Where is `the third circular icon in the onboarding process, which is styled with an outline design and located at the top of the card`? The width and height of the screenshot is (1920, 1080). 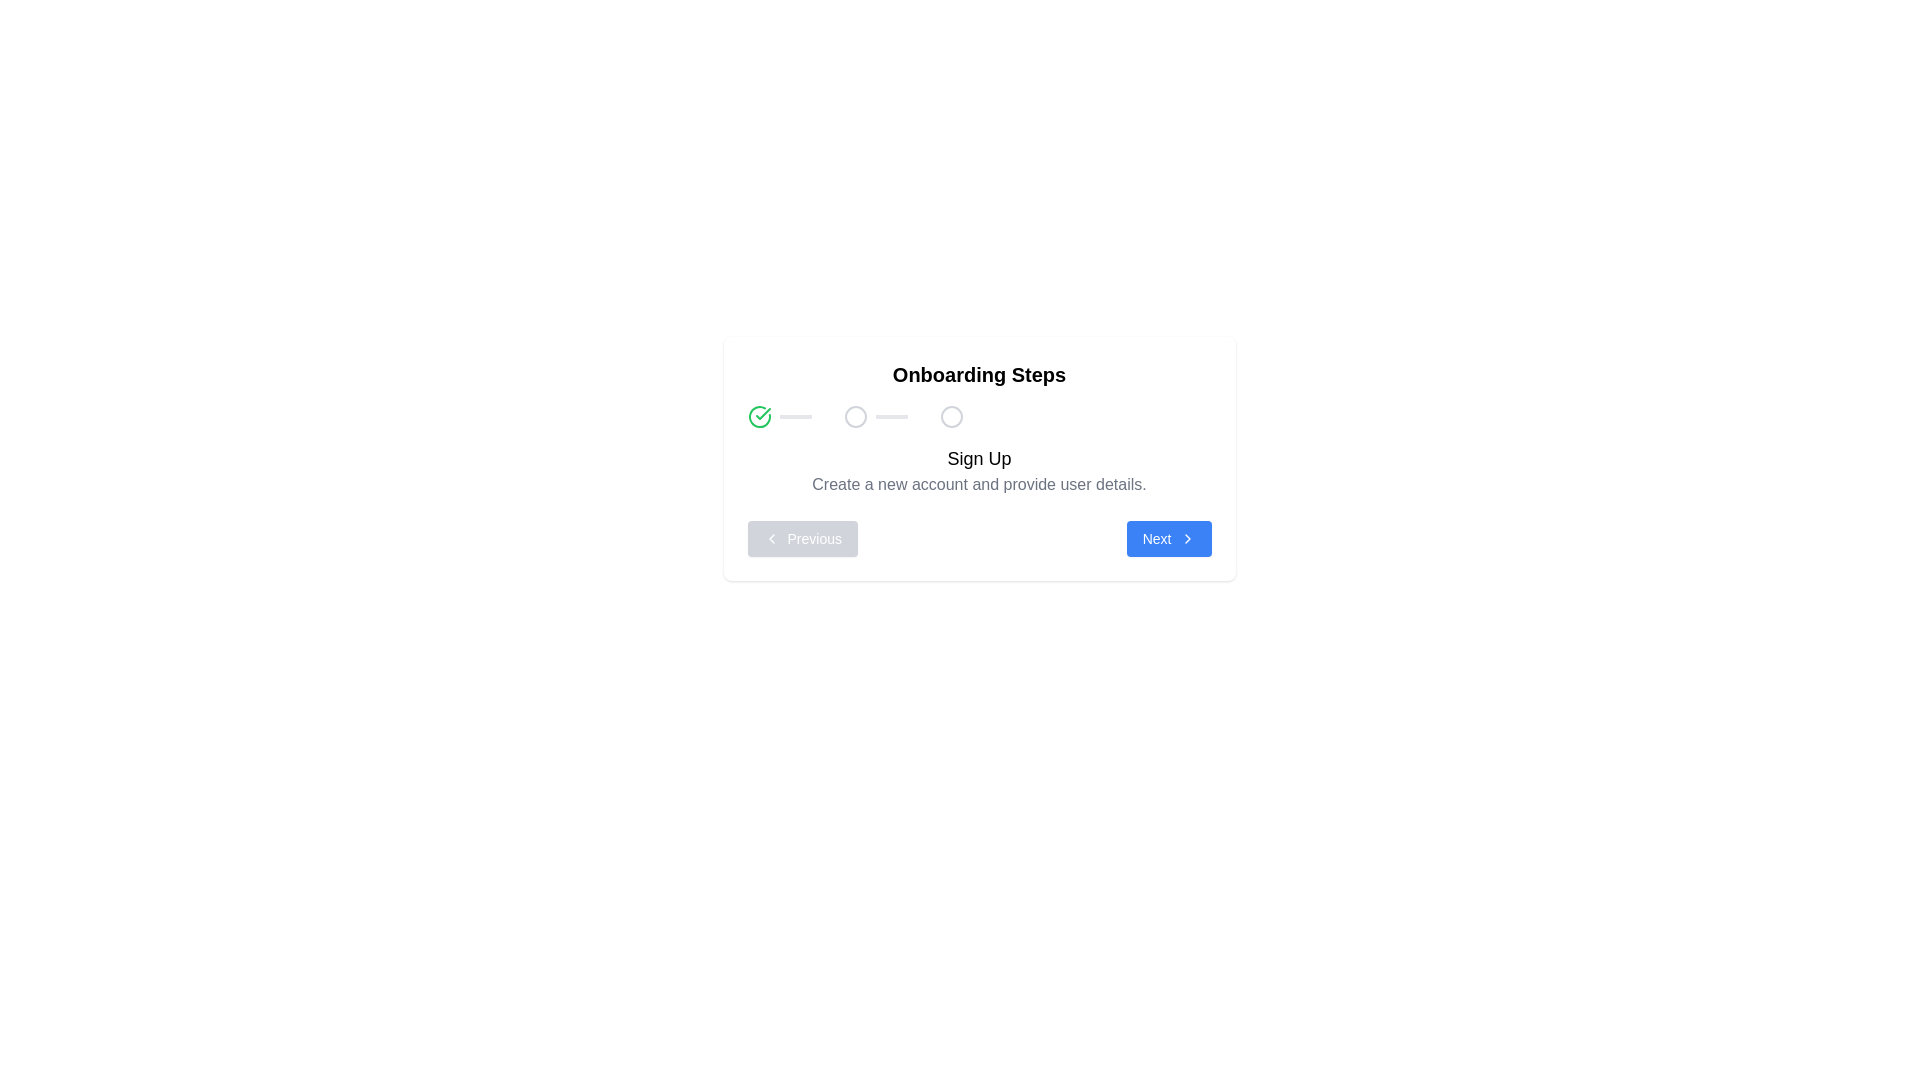 the third circular icon in the onboarding process, which is styled with an outline design and located at the top of the card is located at coordinates (950, 415).